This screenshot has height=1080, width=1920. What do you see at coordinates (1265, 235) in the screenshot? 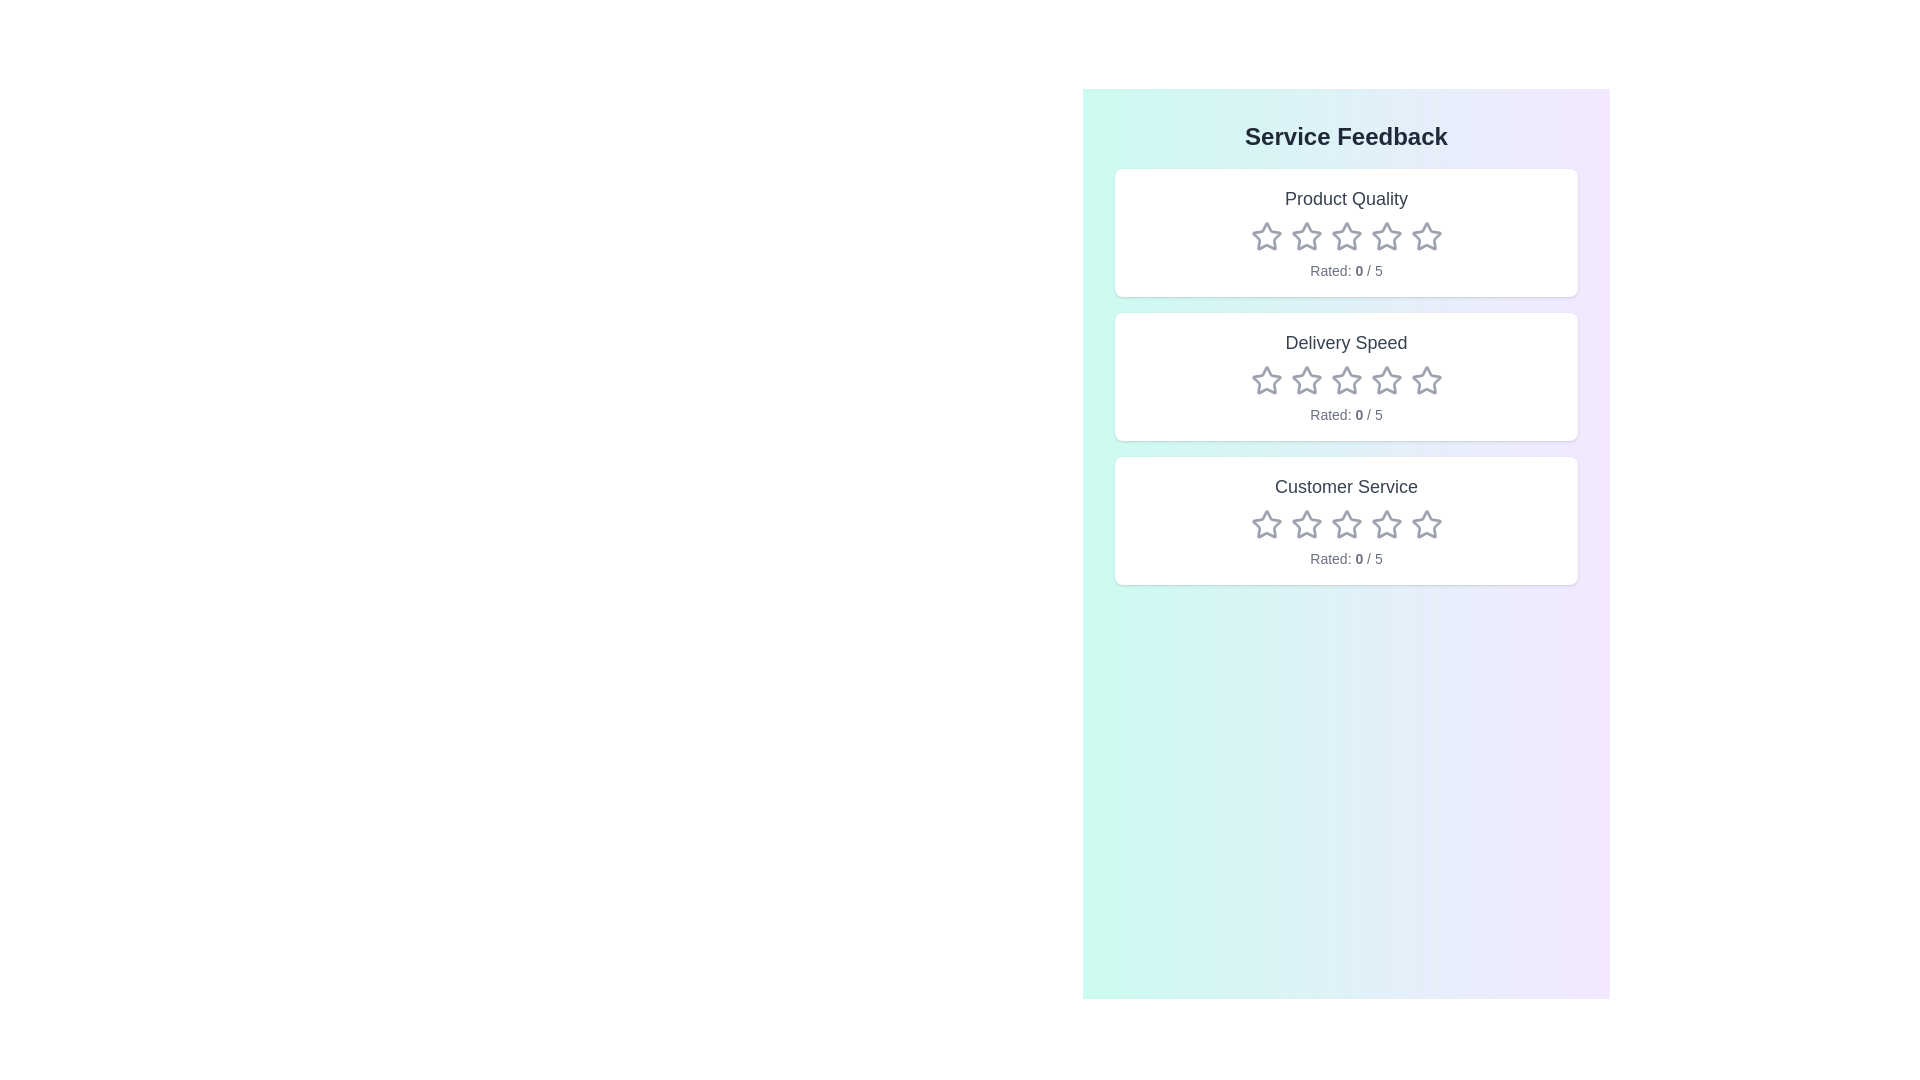
I see `the star icon for 1 stars in the 'Product Quality' section` at bounding box center [1265, 235].